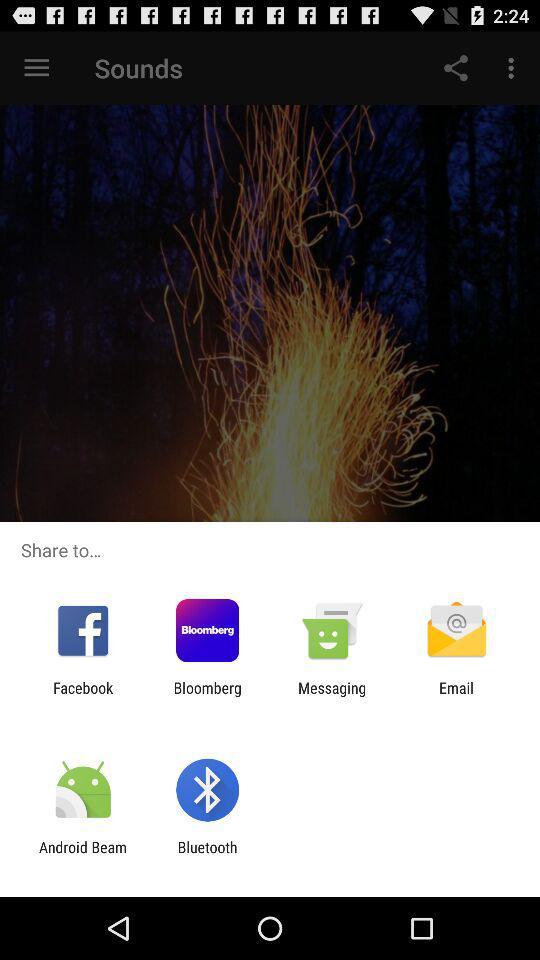 The height and width of the screenshot is (960, 540). I want to click on bloomberg icon, so click(206, 696).